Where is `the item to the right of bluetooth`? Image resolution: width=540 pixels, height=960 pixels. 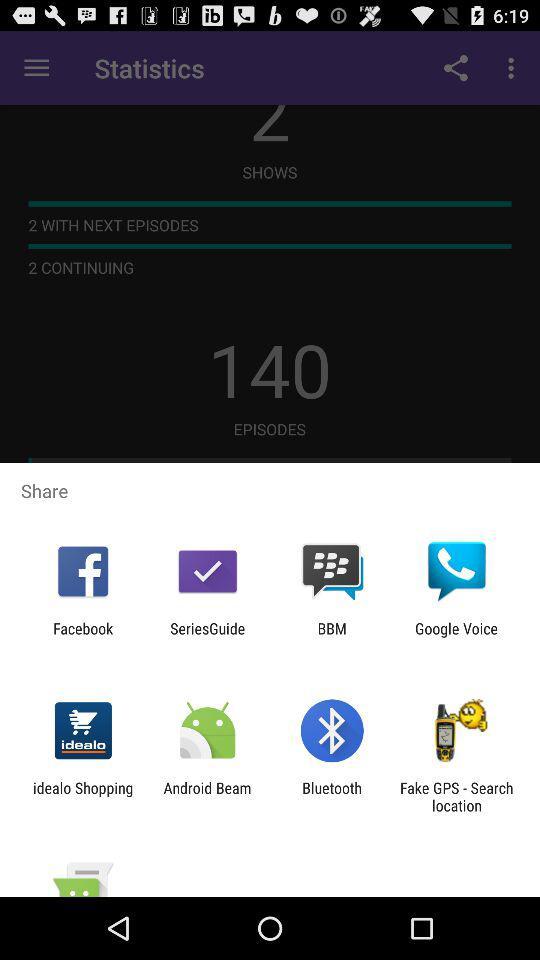 the item to the right of bluetooth is located at coordinates (456, 796).